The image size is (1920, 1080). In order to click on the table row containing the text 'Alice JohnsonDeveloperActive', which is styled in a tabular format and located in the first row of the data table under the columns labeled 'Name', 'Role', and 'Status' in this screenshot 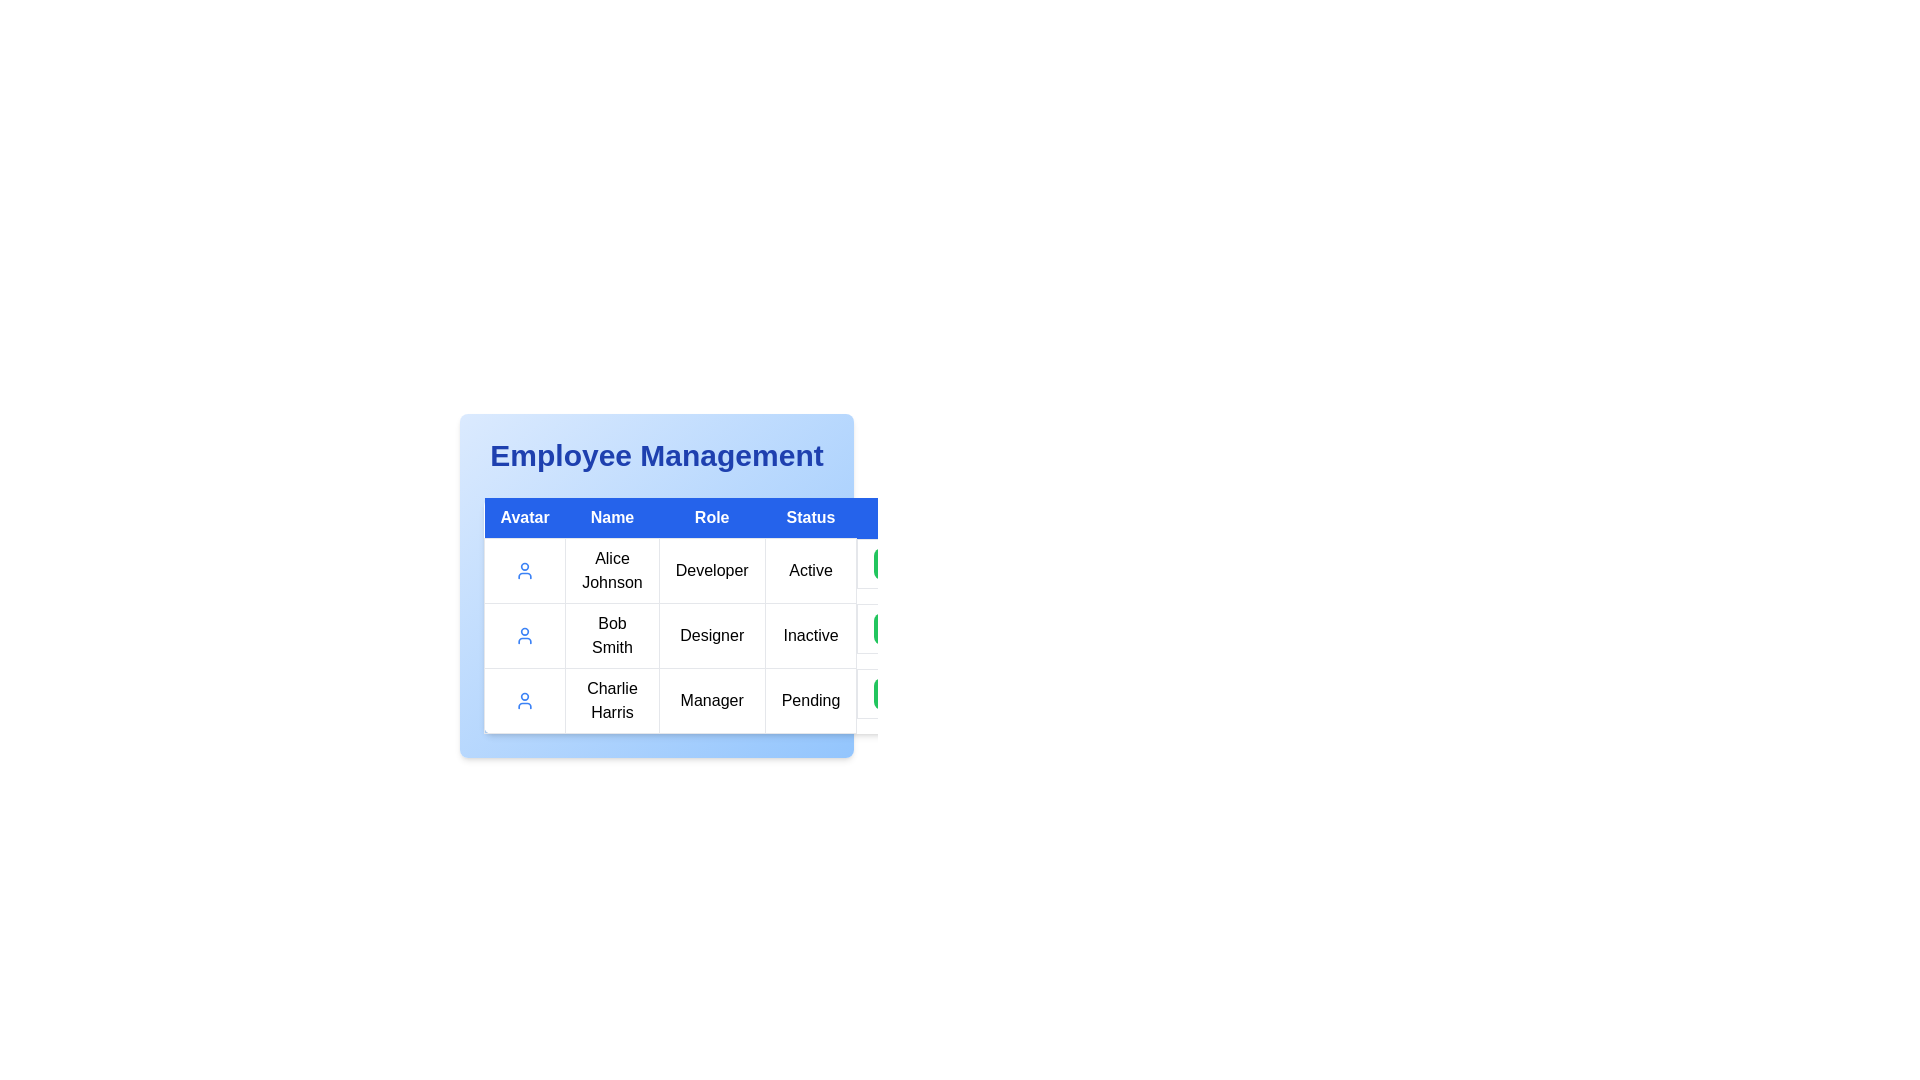, I will do `click(743, 570)`.